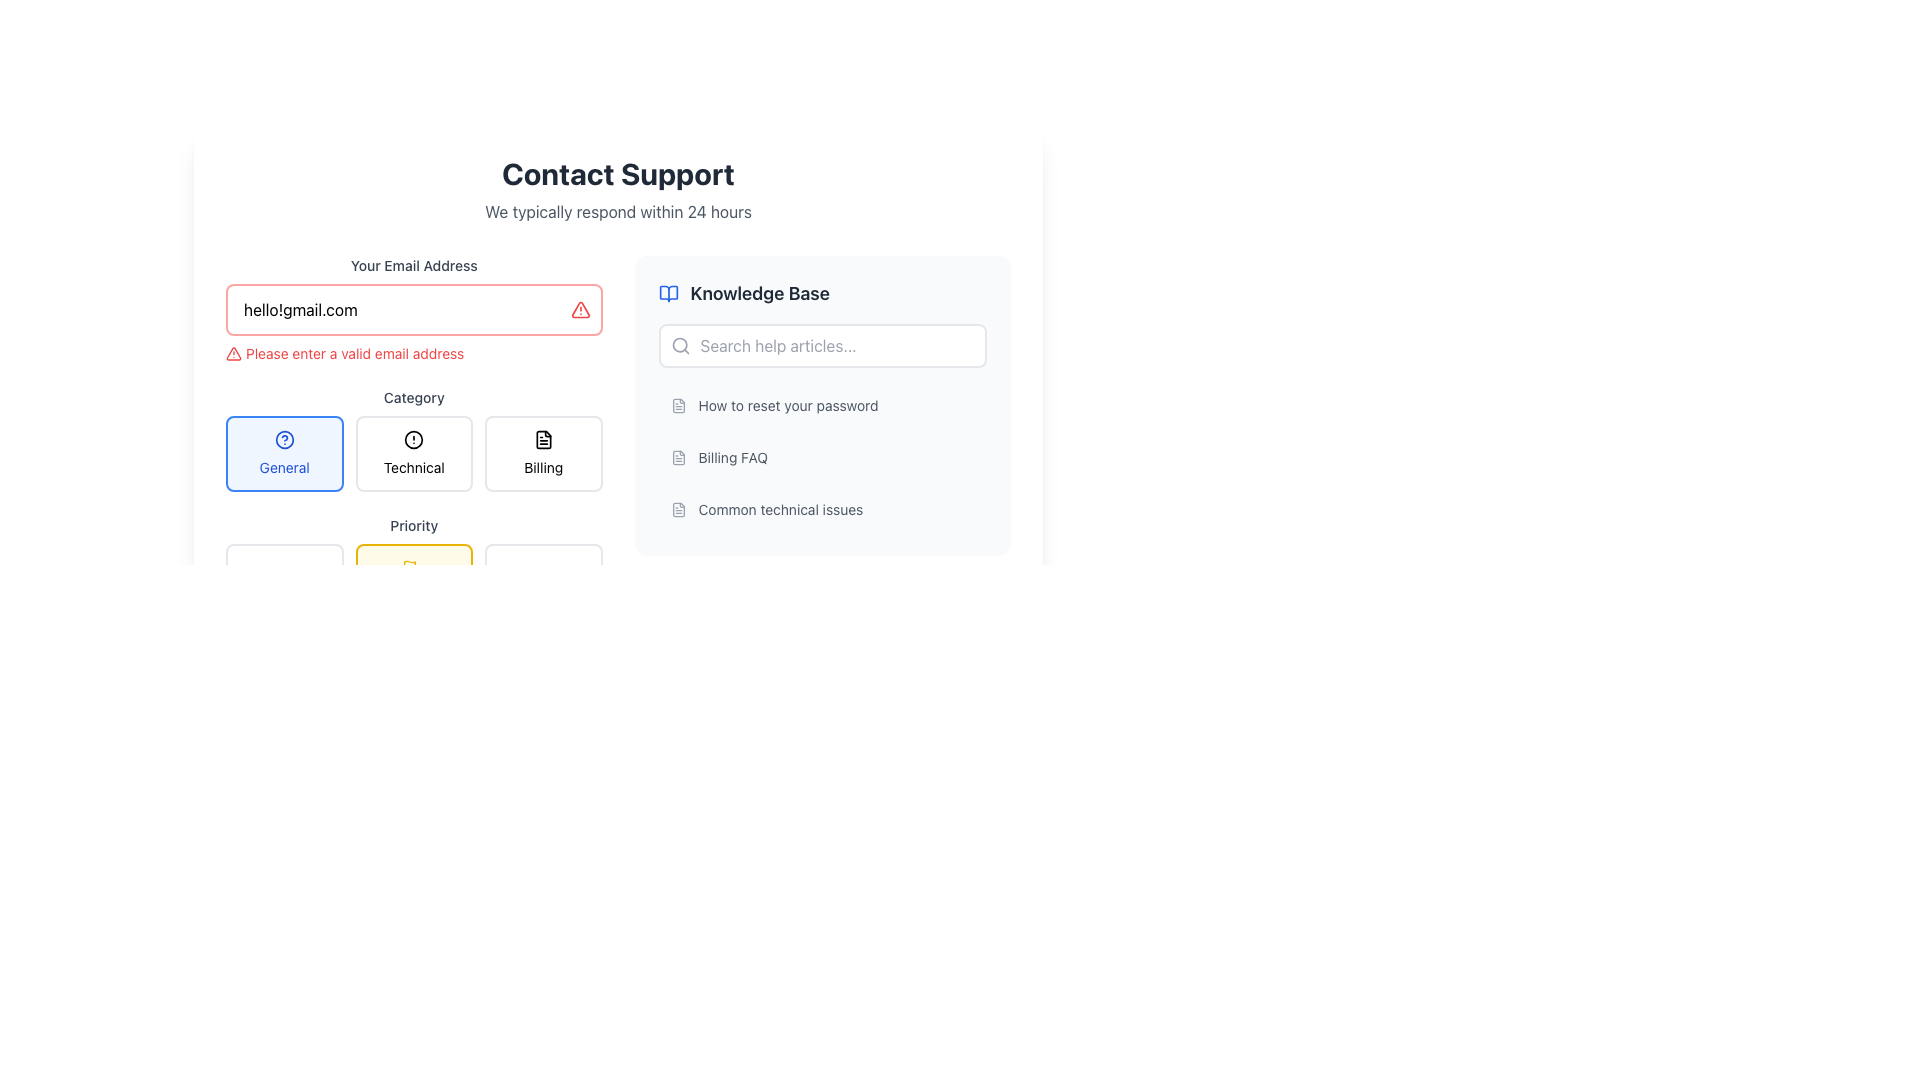 The height and width of the screenshot is (1080, 1920). I want to click on the third button in the horizontally aligned group below the 'Category' section, so click(543, 454).